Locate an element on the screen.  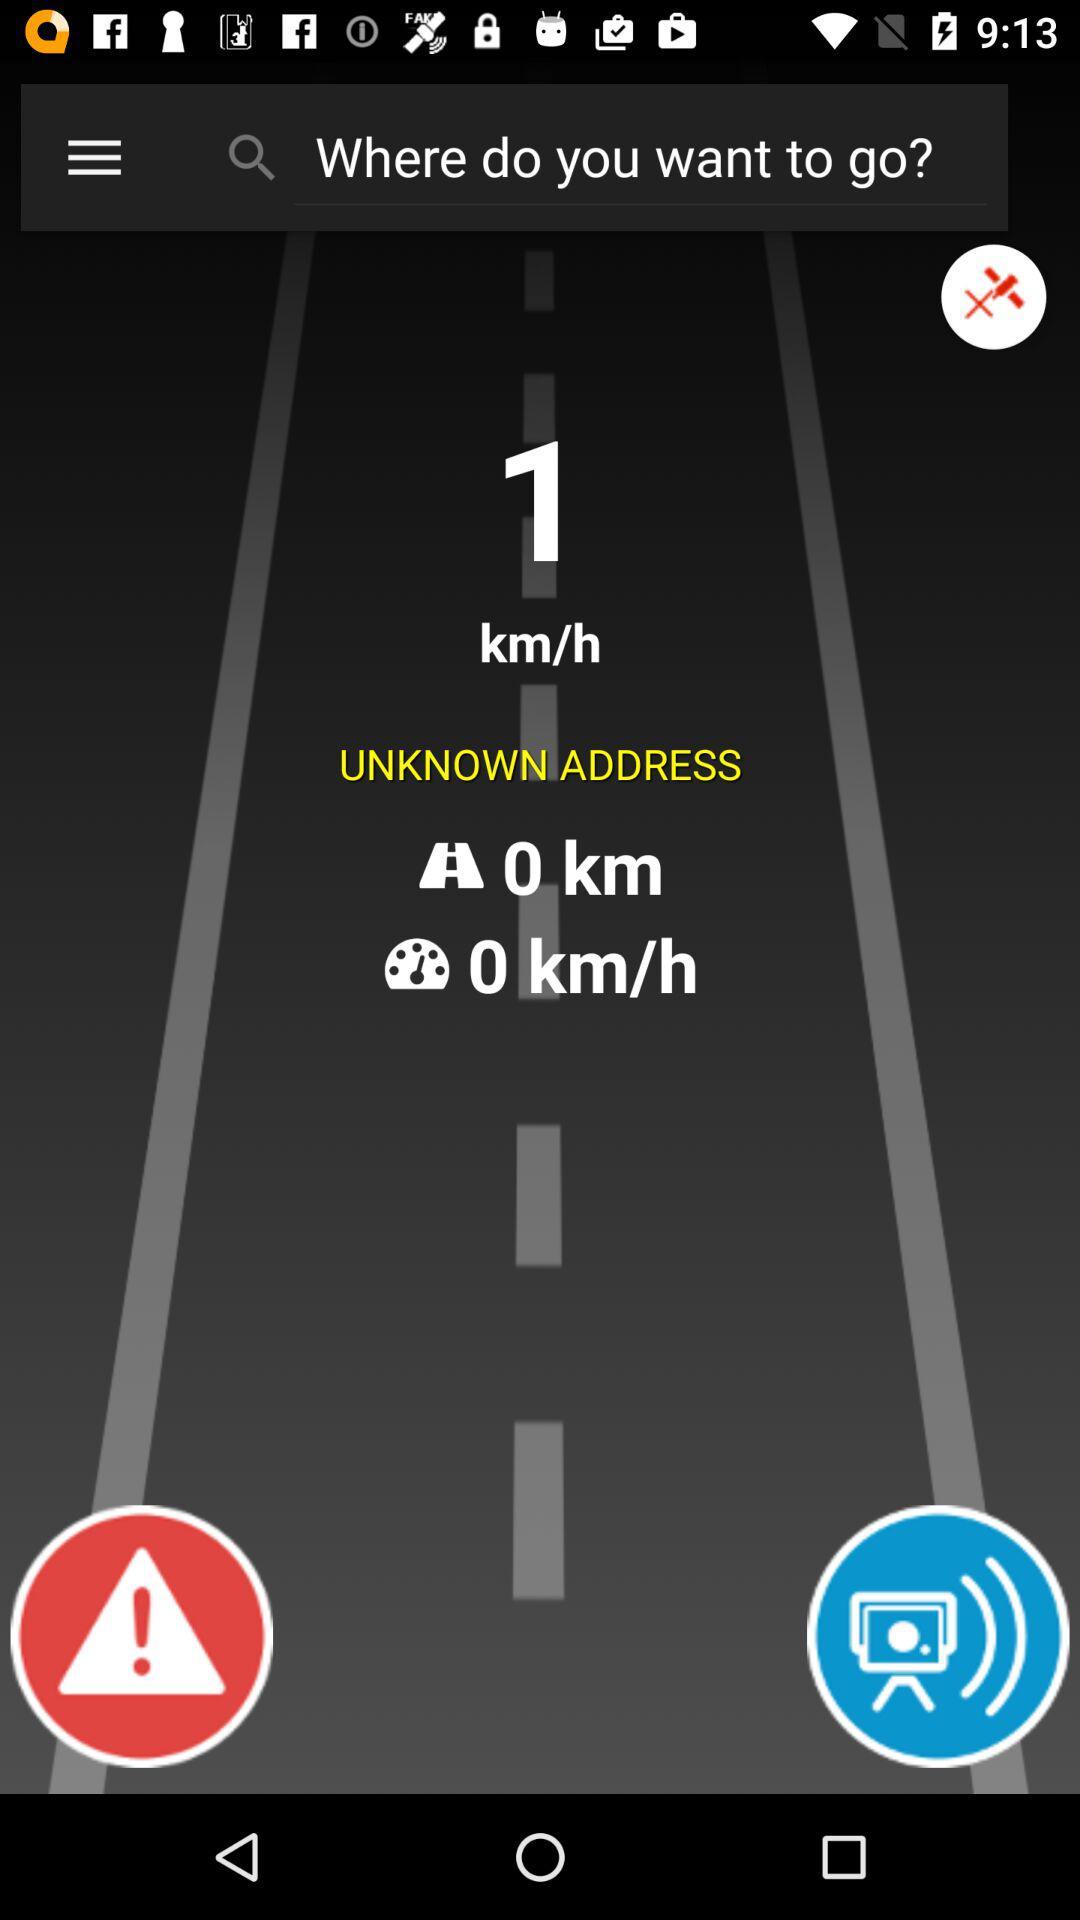
the close icon is located at coordinates (993, 316).